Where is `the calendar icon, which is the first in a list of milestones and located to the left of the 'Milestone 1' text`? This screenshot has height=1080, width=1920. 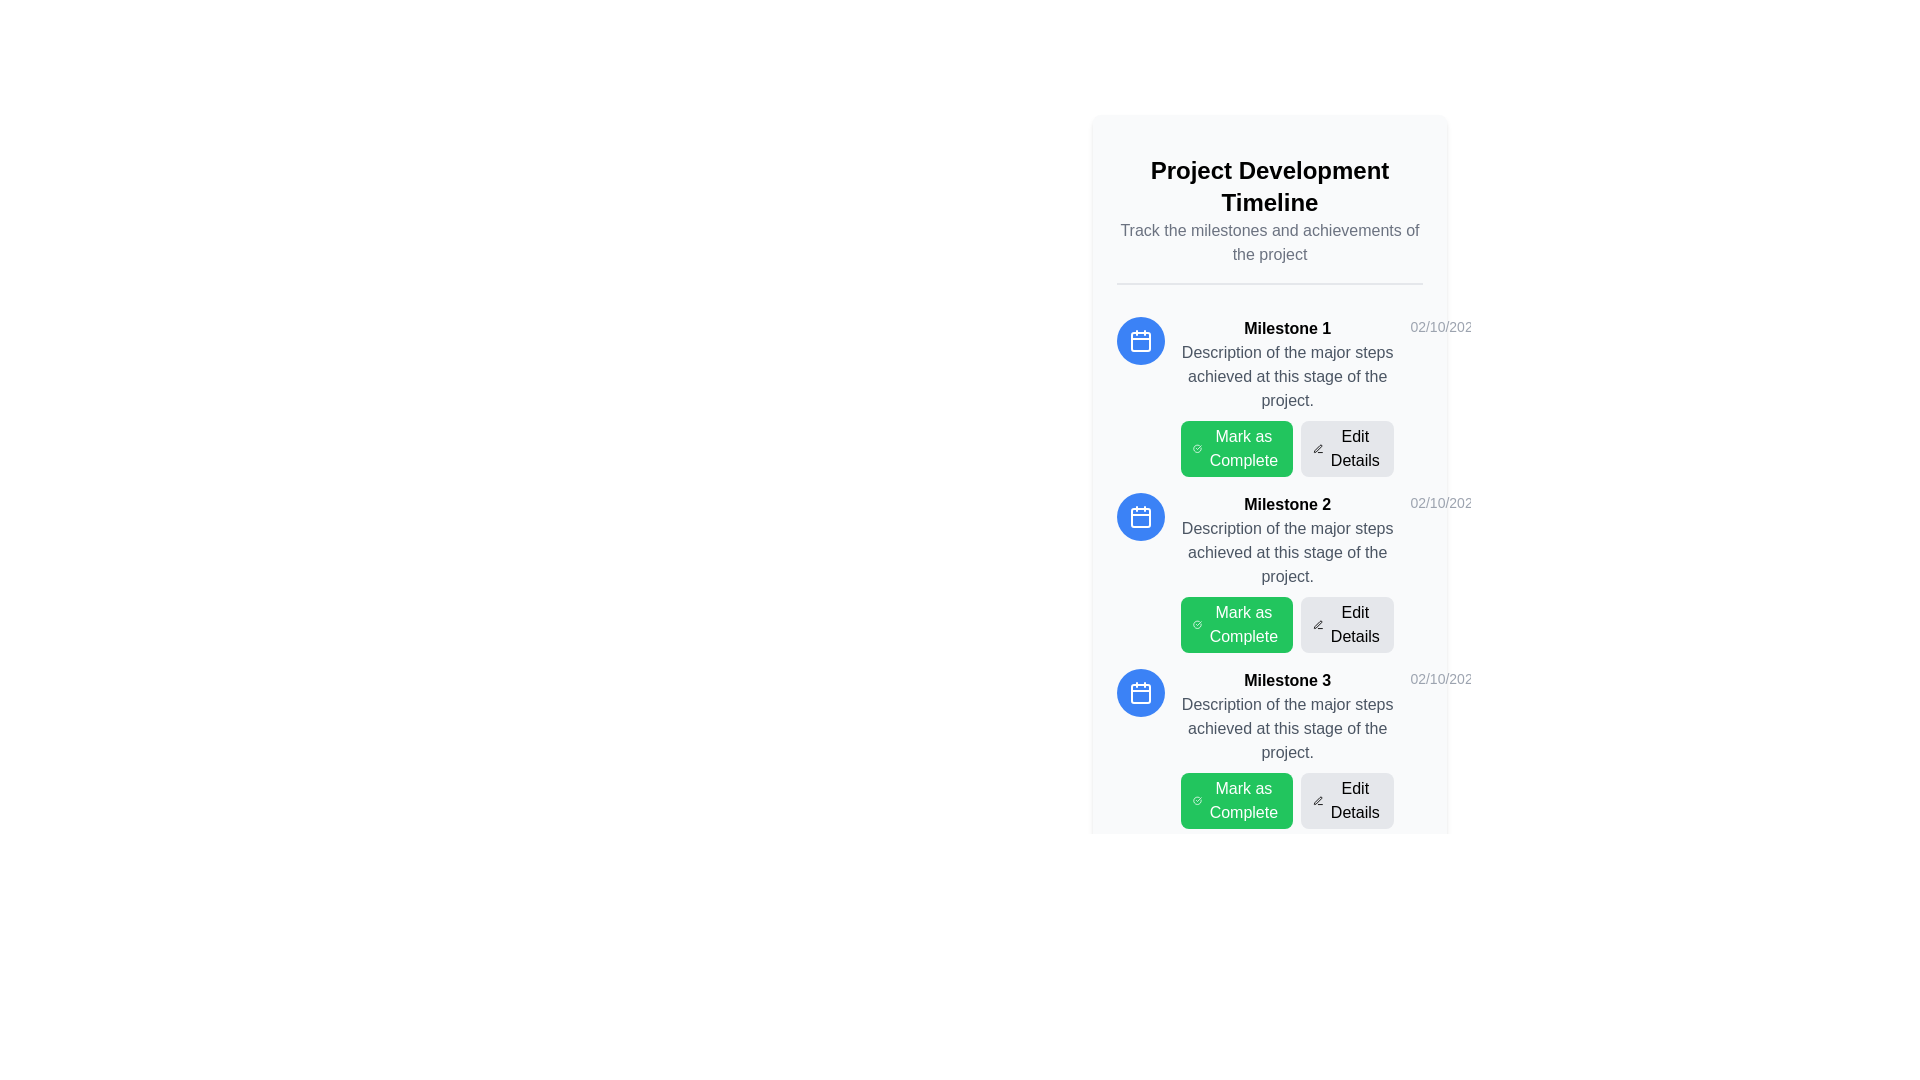
the calendar icon, which is the first in a list of milestones and located to the left of the 'Milestone 1' text is located at coordinates (1141, 339).